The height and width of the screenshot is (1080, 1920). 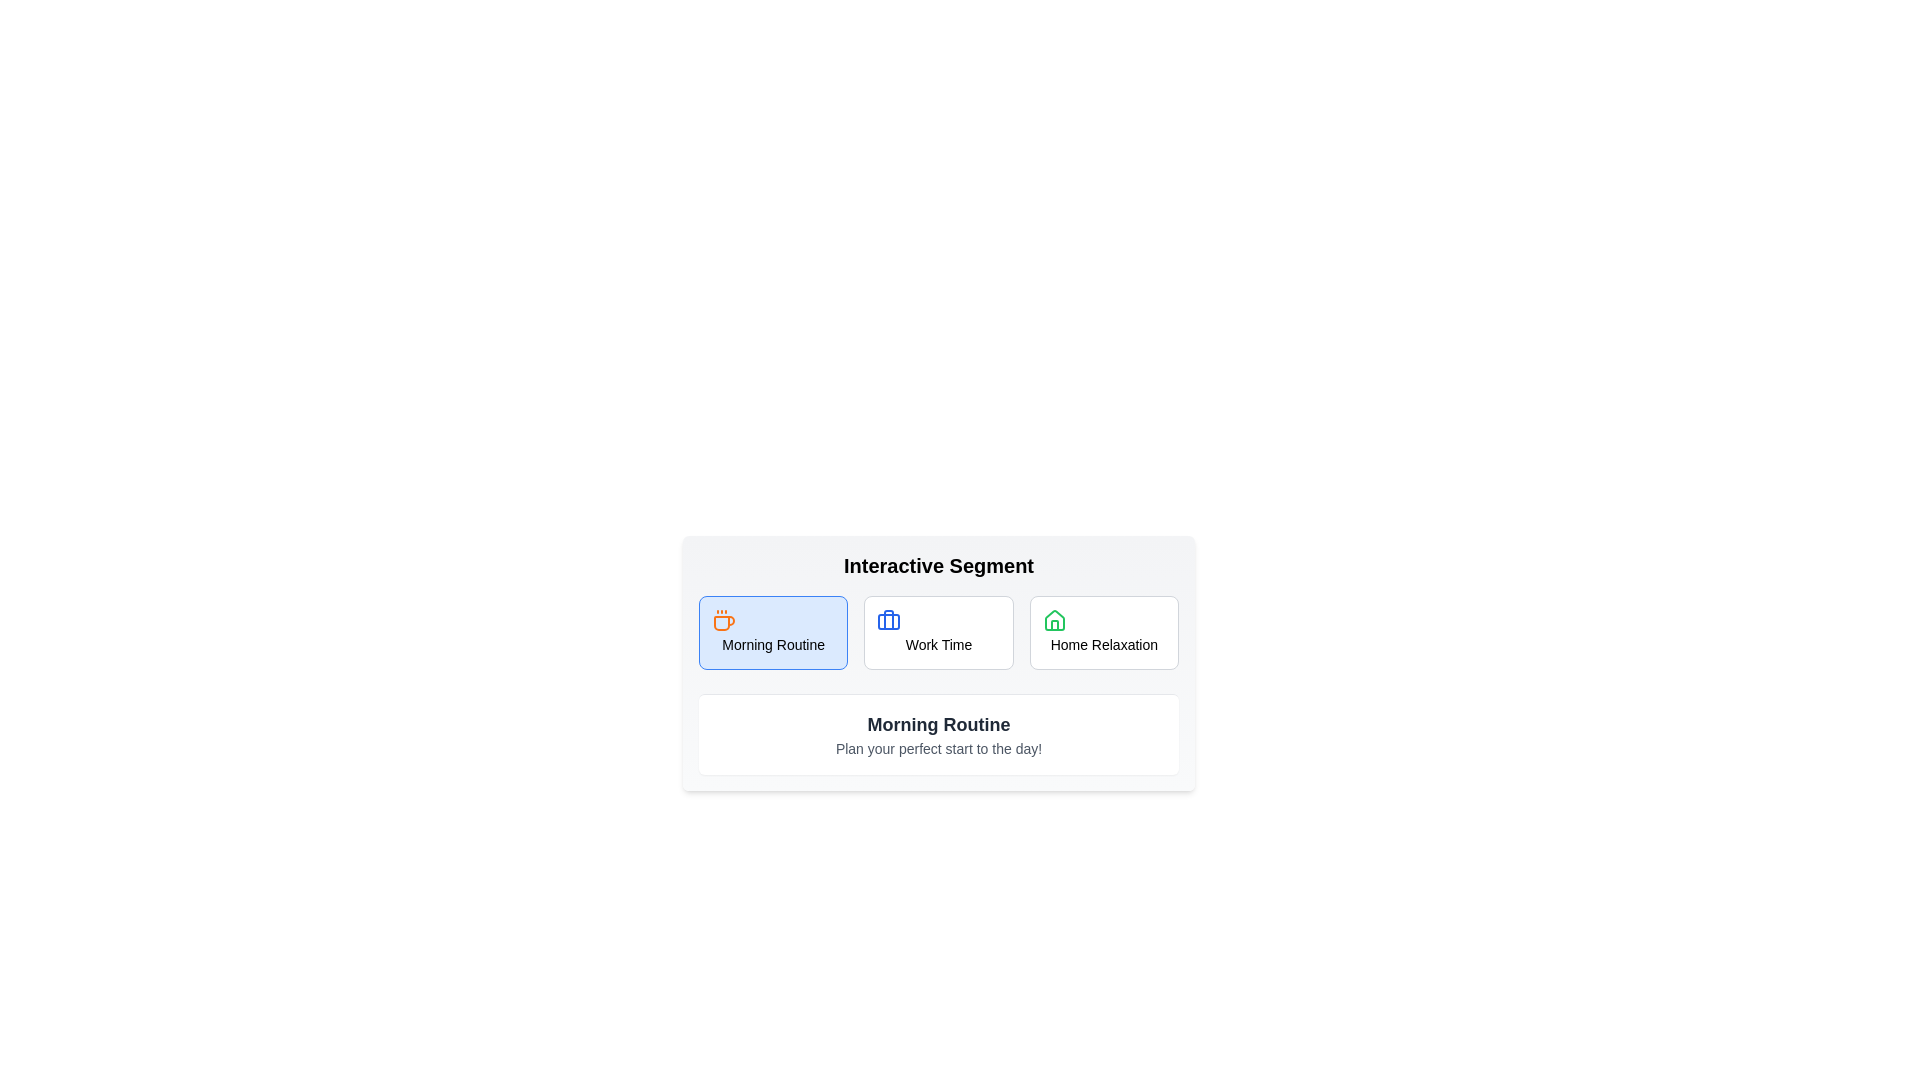 What do you see at coordinates (888, 620) in the screenshot?
I see `the rectangular SVG shape within the briefcase icon located in the 'Morning Routine' section` at bounding box center [888, 620].